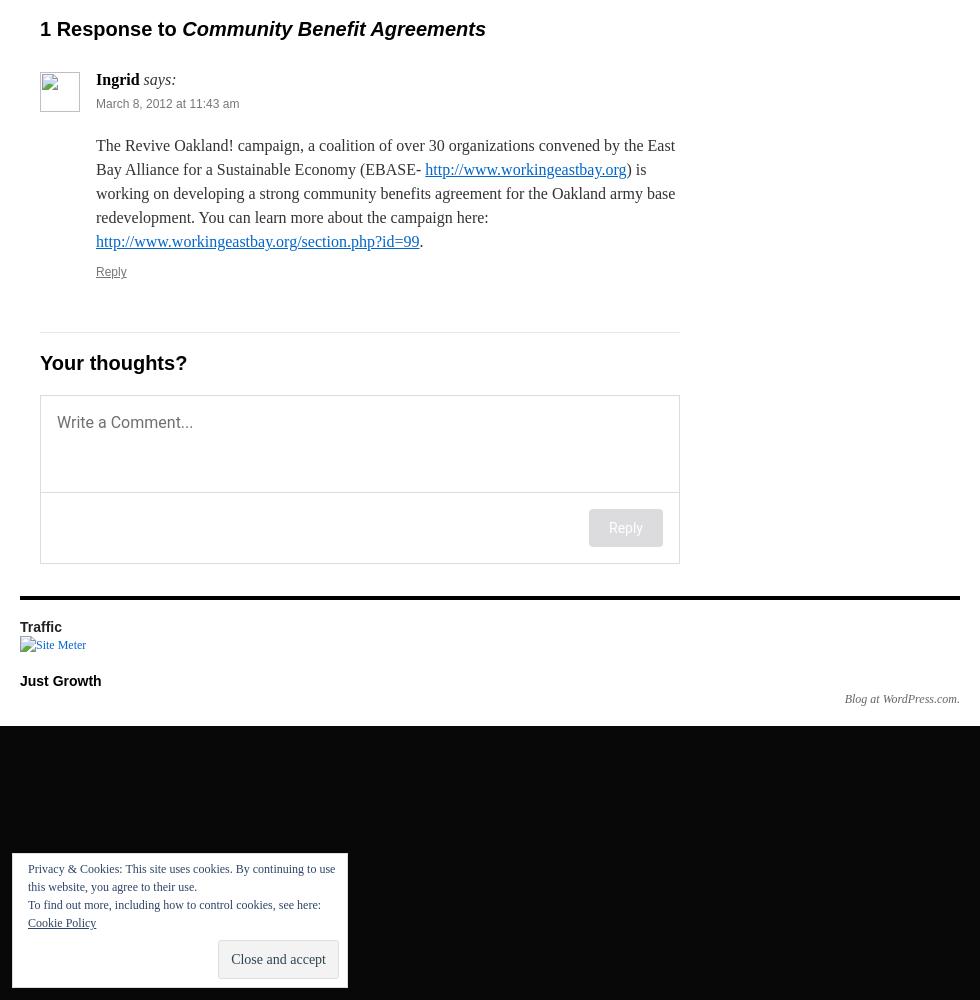 This screenshot has height=1000, width=980. Describe the element at coordinates (181, 29) in the screenshot. I see `'Community Benefit Agreements'` at that location.